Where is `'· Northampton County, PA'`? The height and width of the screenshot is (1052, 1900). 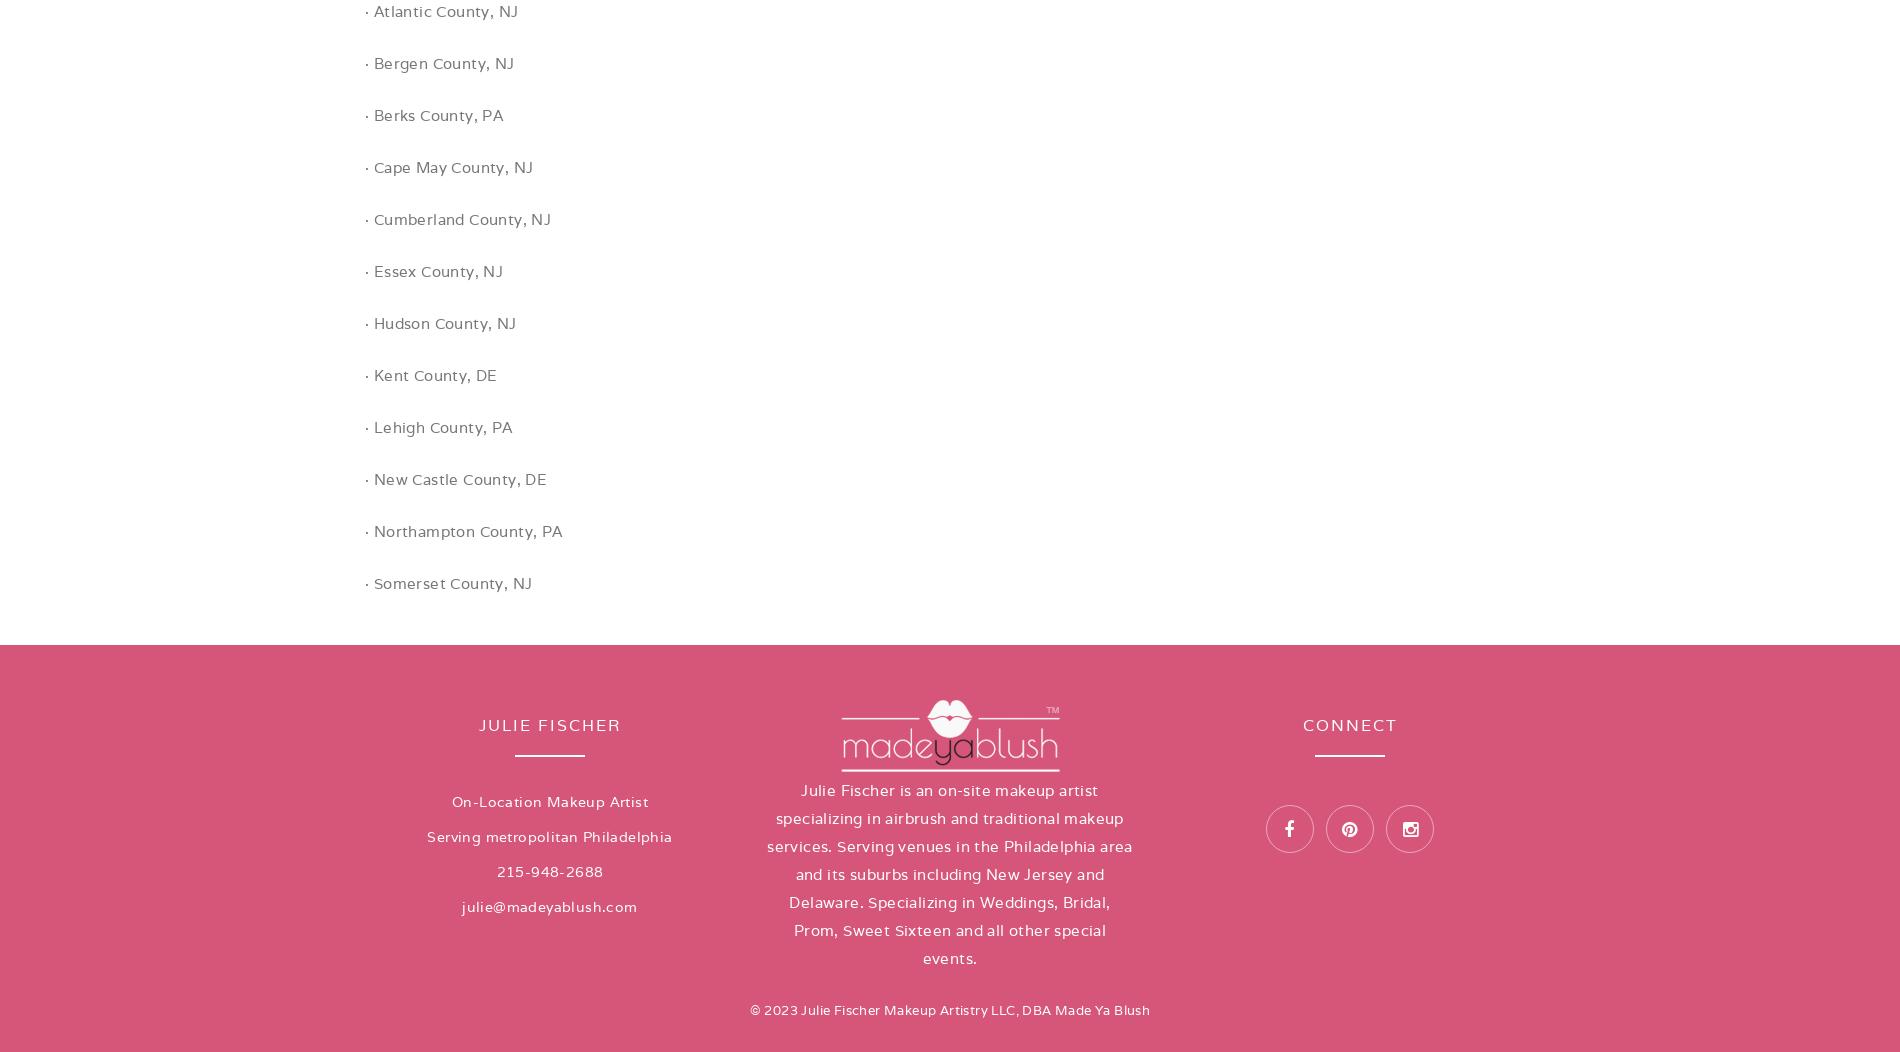 '· Northampton County, PA' is located at coordinates (363, 531).